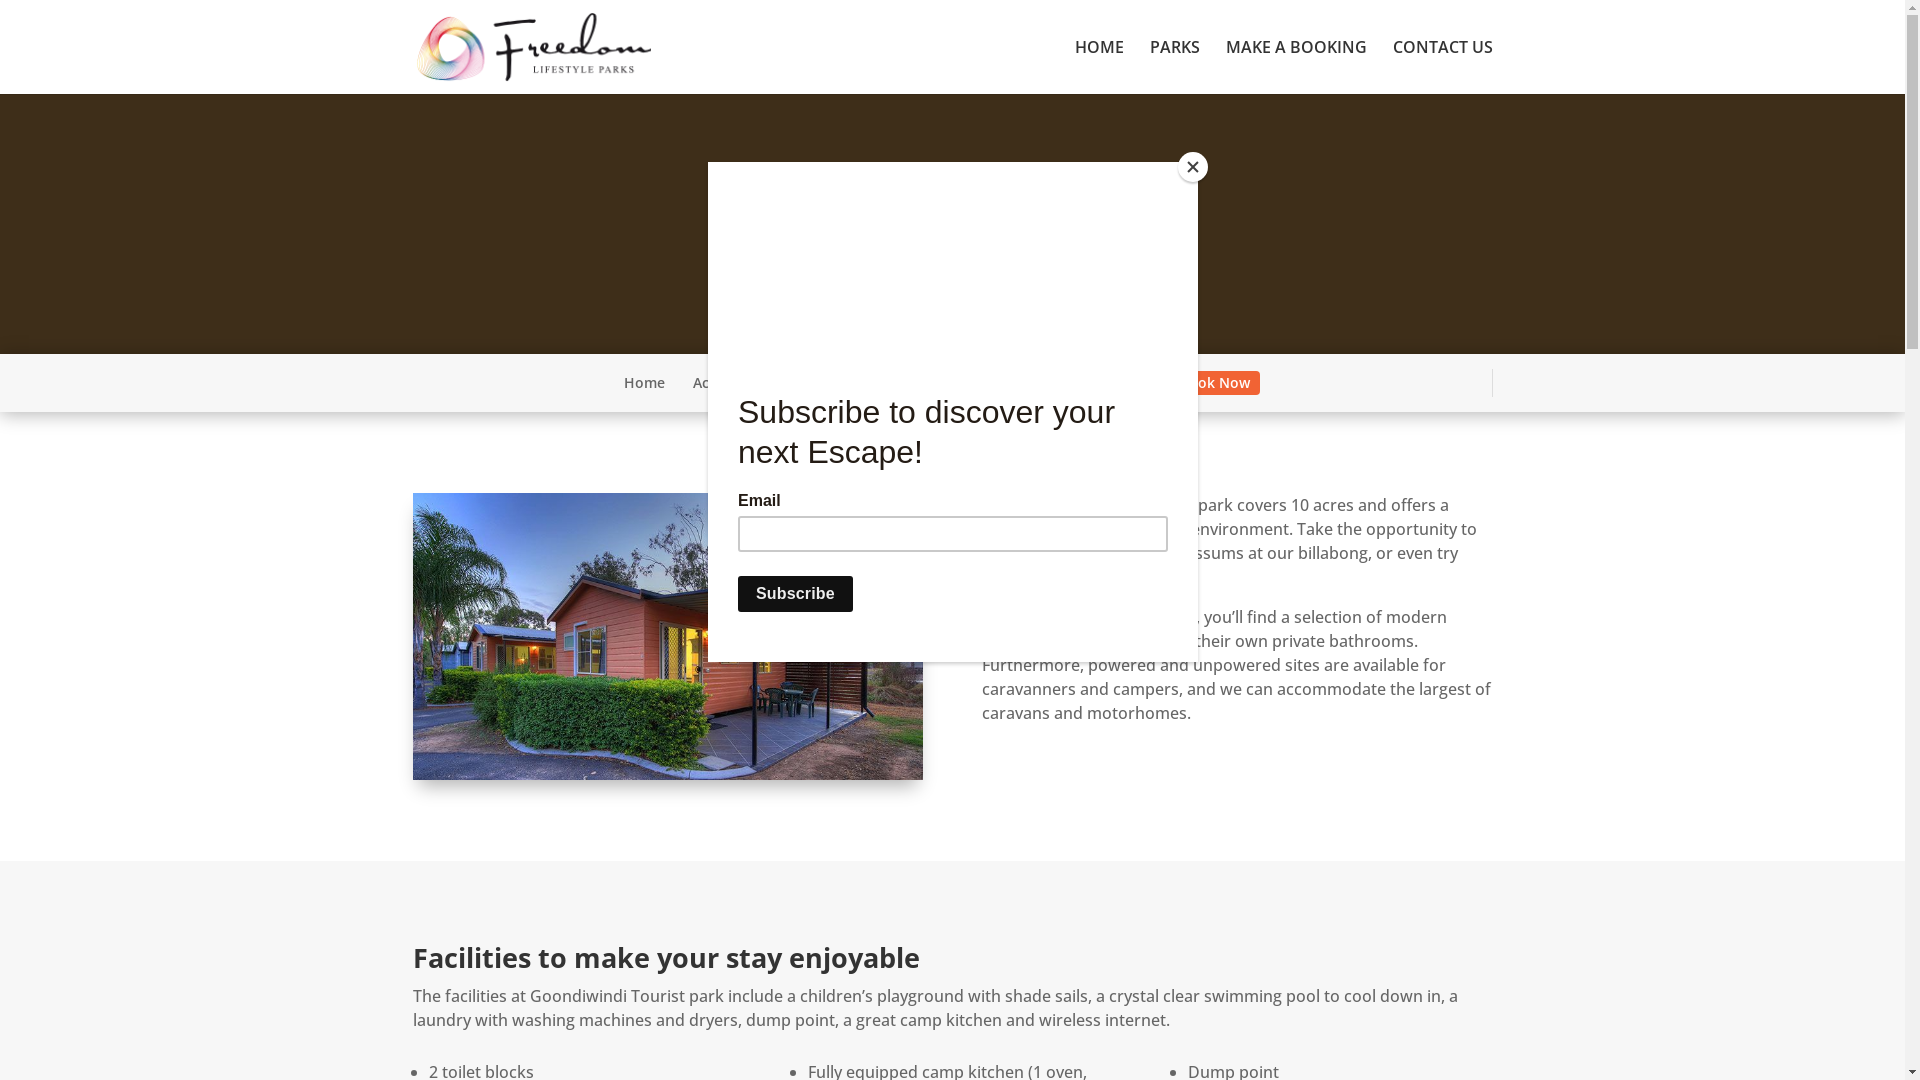 The image size is (1920, 1080). I want to click on 'MAKE A BOOKING', so click(1296, 65).